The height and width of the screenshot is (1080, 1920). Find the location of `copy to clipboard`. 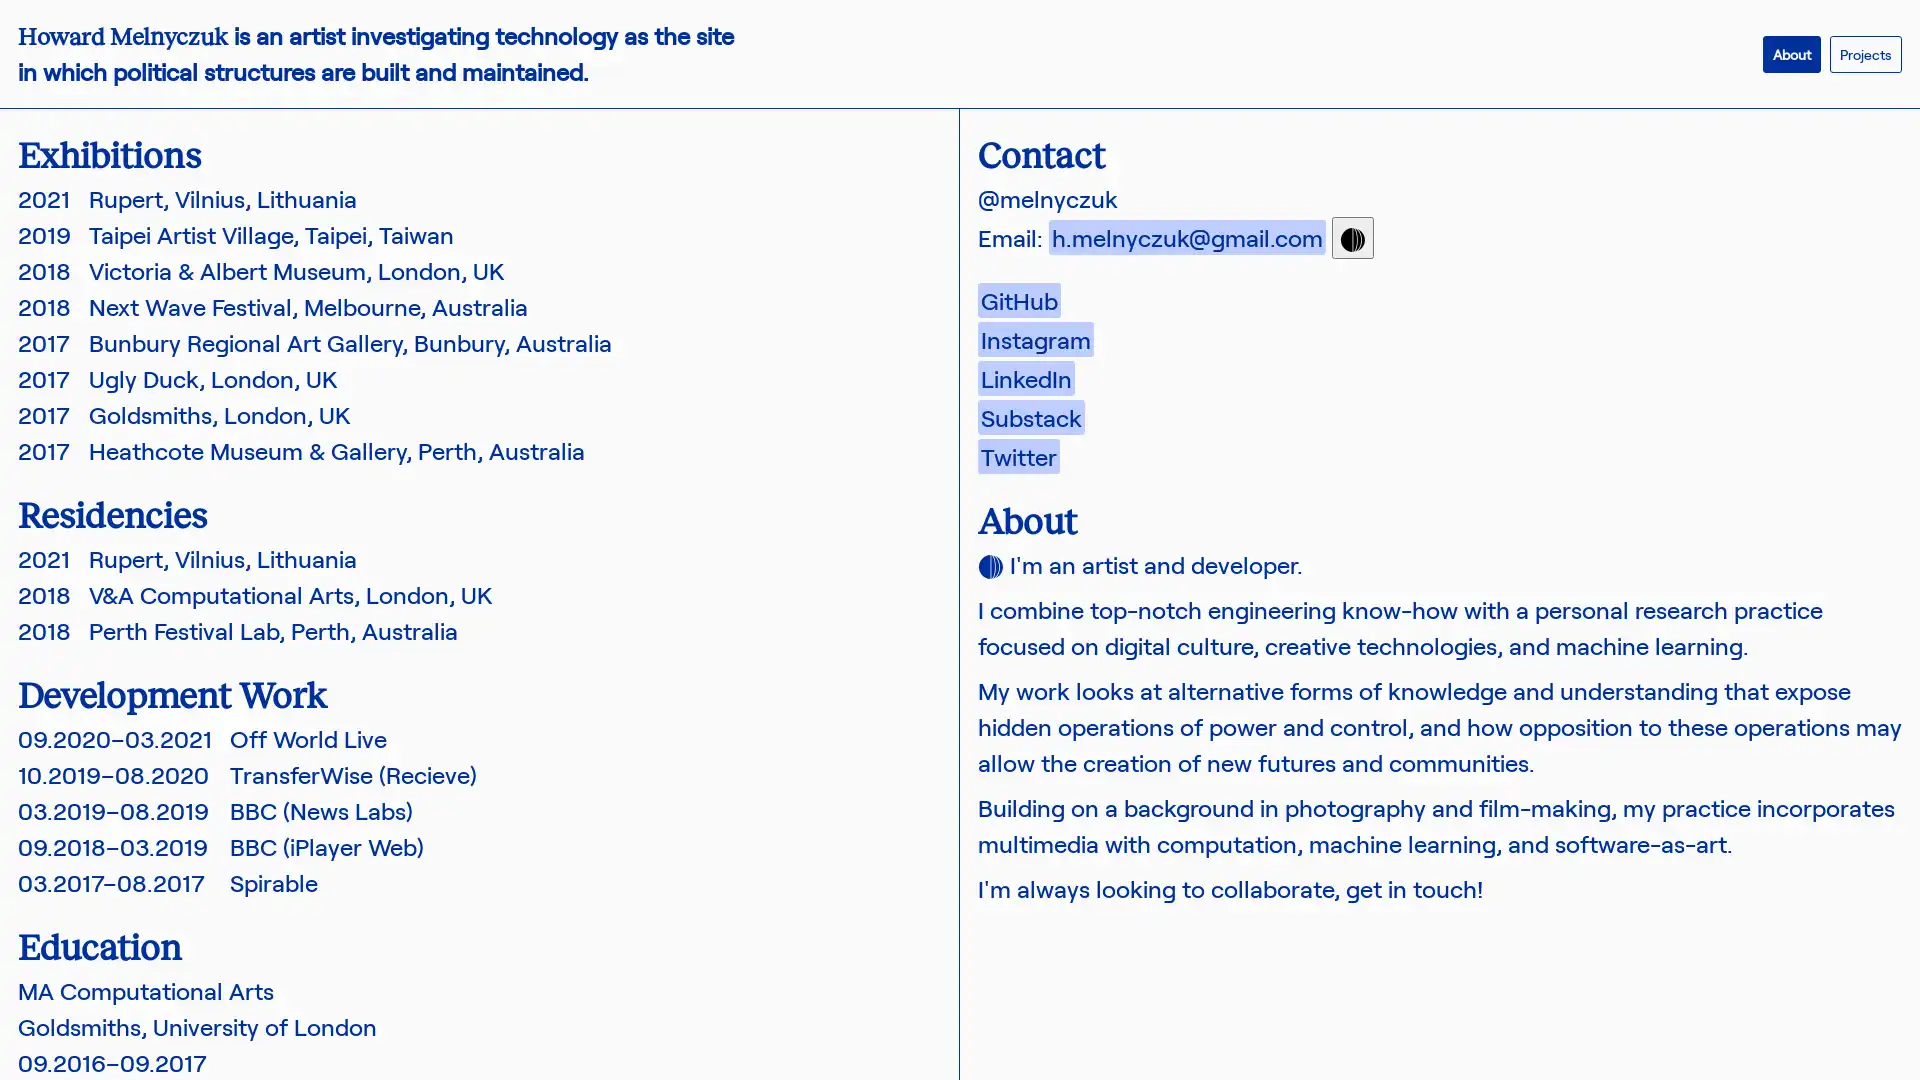

copy to clipboard is located at coordinates (1353, 237).